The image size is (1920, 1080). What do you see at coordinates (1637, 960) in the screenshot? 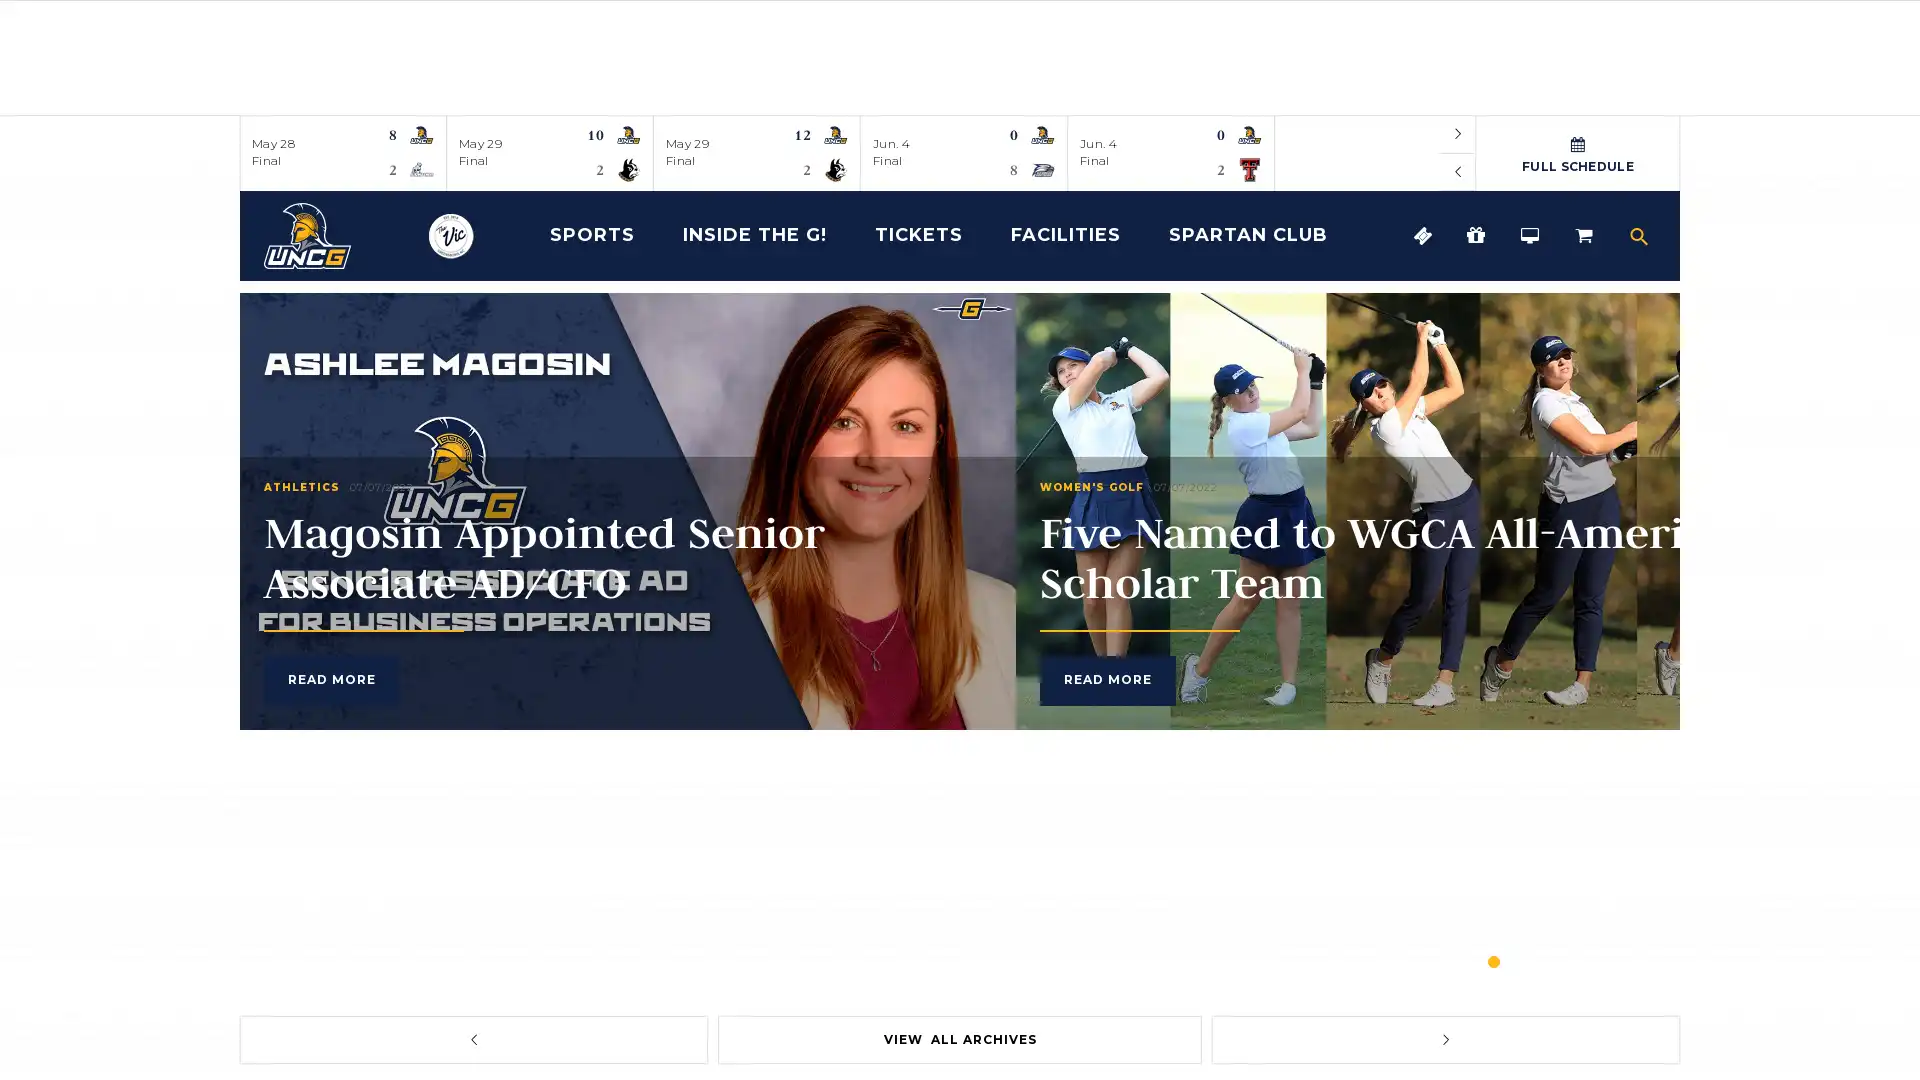
I see `Navigate to slide 5` at bounding box center [1637, 960].